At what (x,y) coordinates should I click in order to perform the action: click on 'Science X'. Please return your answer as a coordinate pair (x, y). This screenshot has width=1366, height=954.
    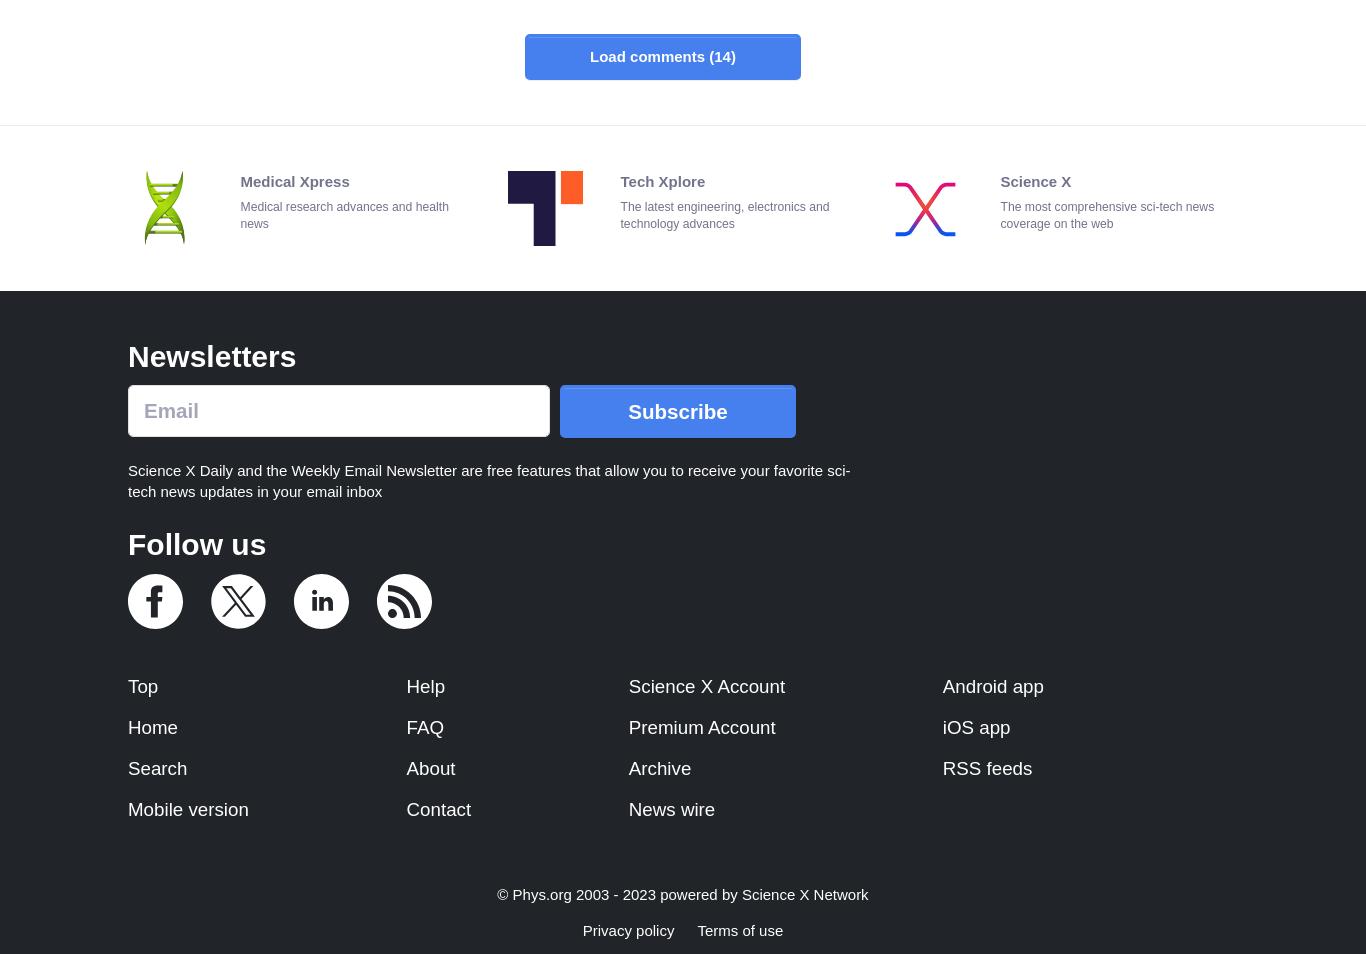
    Looking at the image, I should click on (1034, 179).